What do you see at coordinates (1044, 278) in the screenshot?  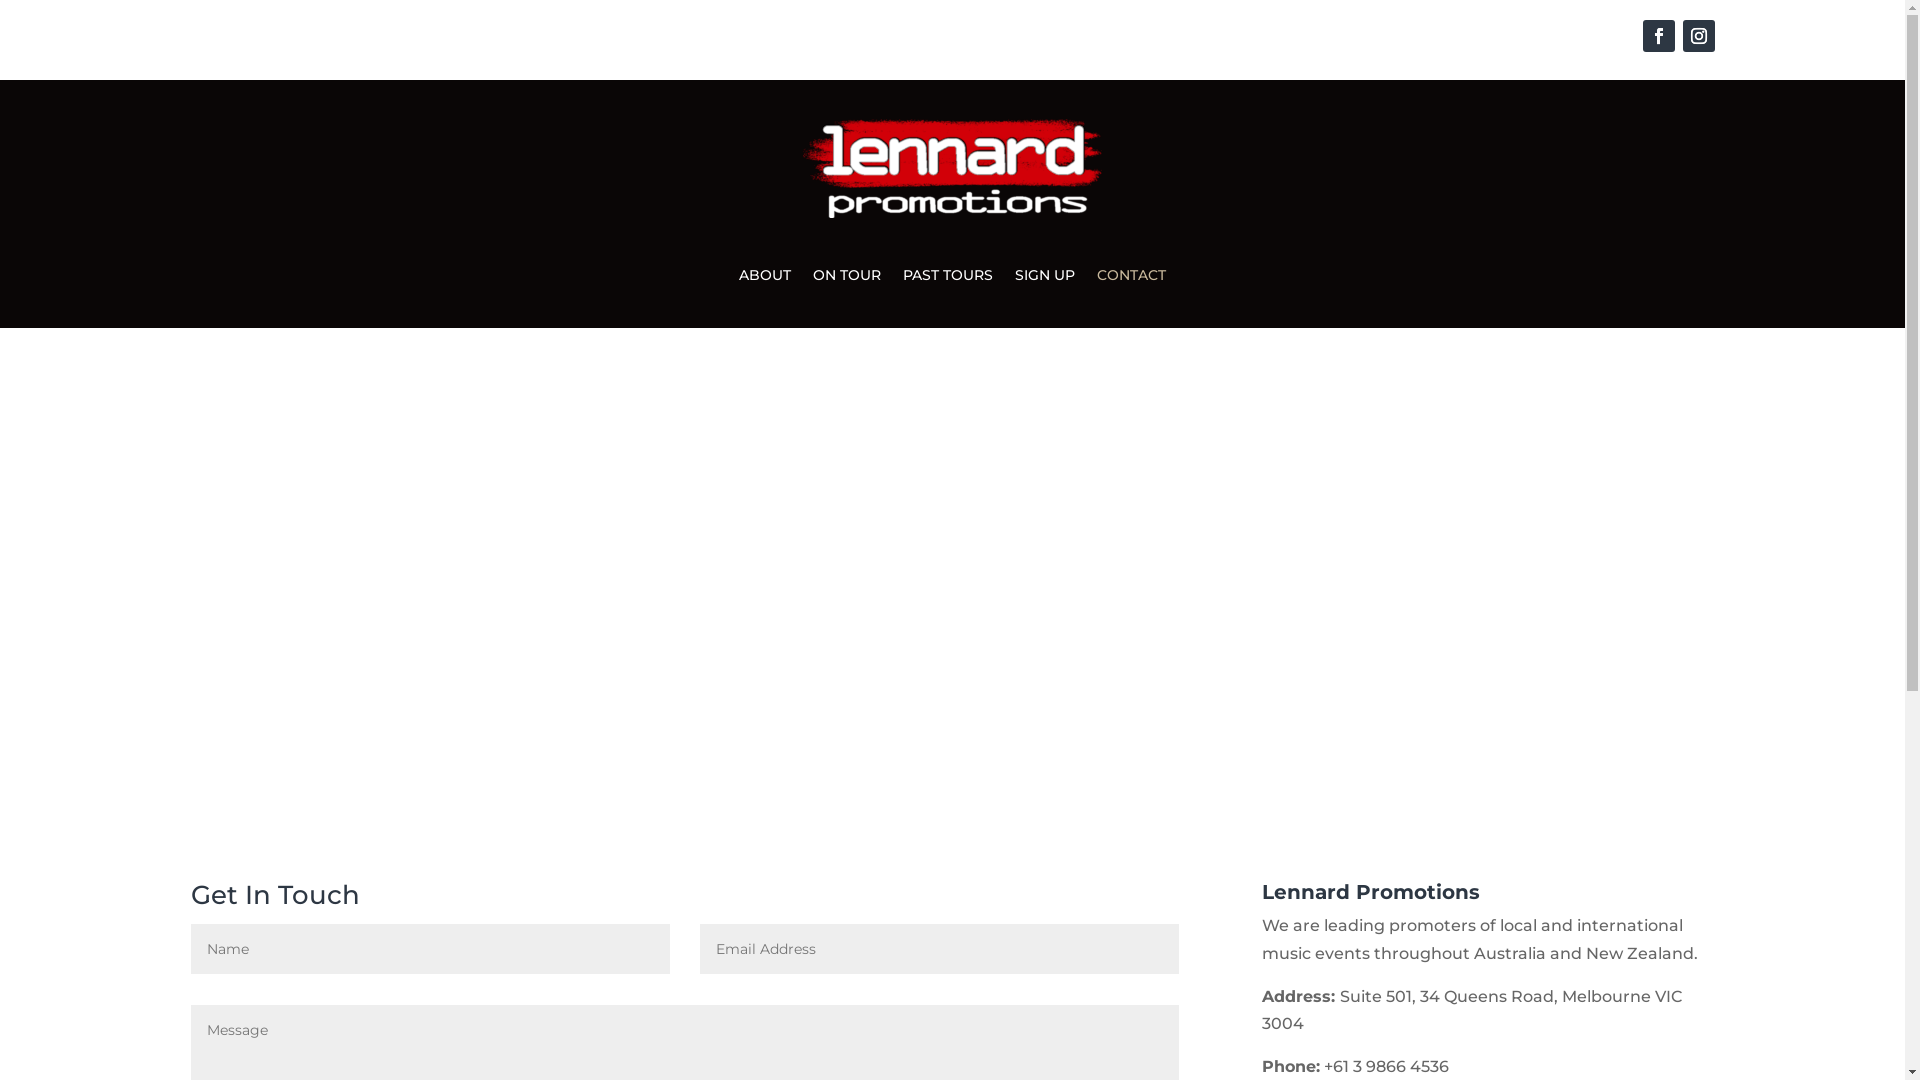 I see `'SIGN UP'` at bounding box center [1044, 278].